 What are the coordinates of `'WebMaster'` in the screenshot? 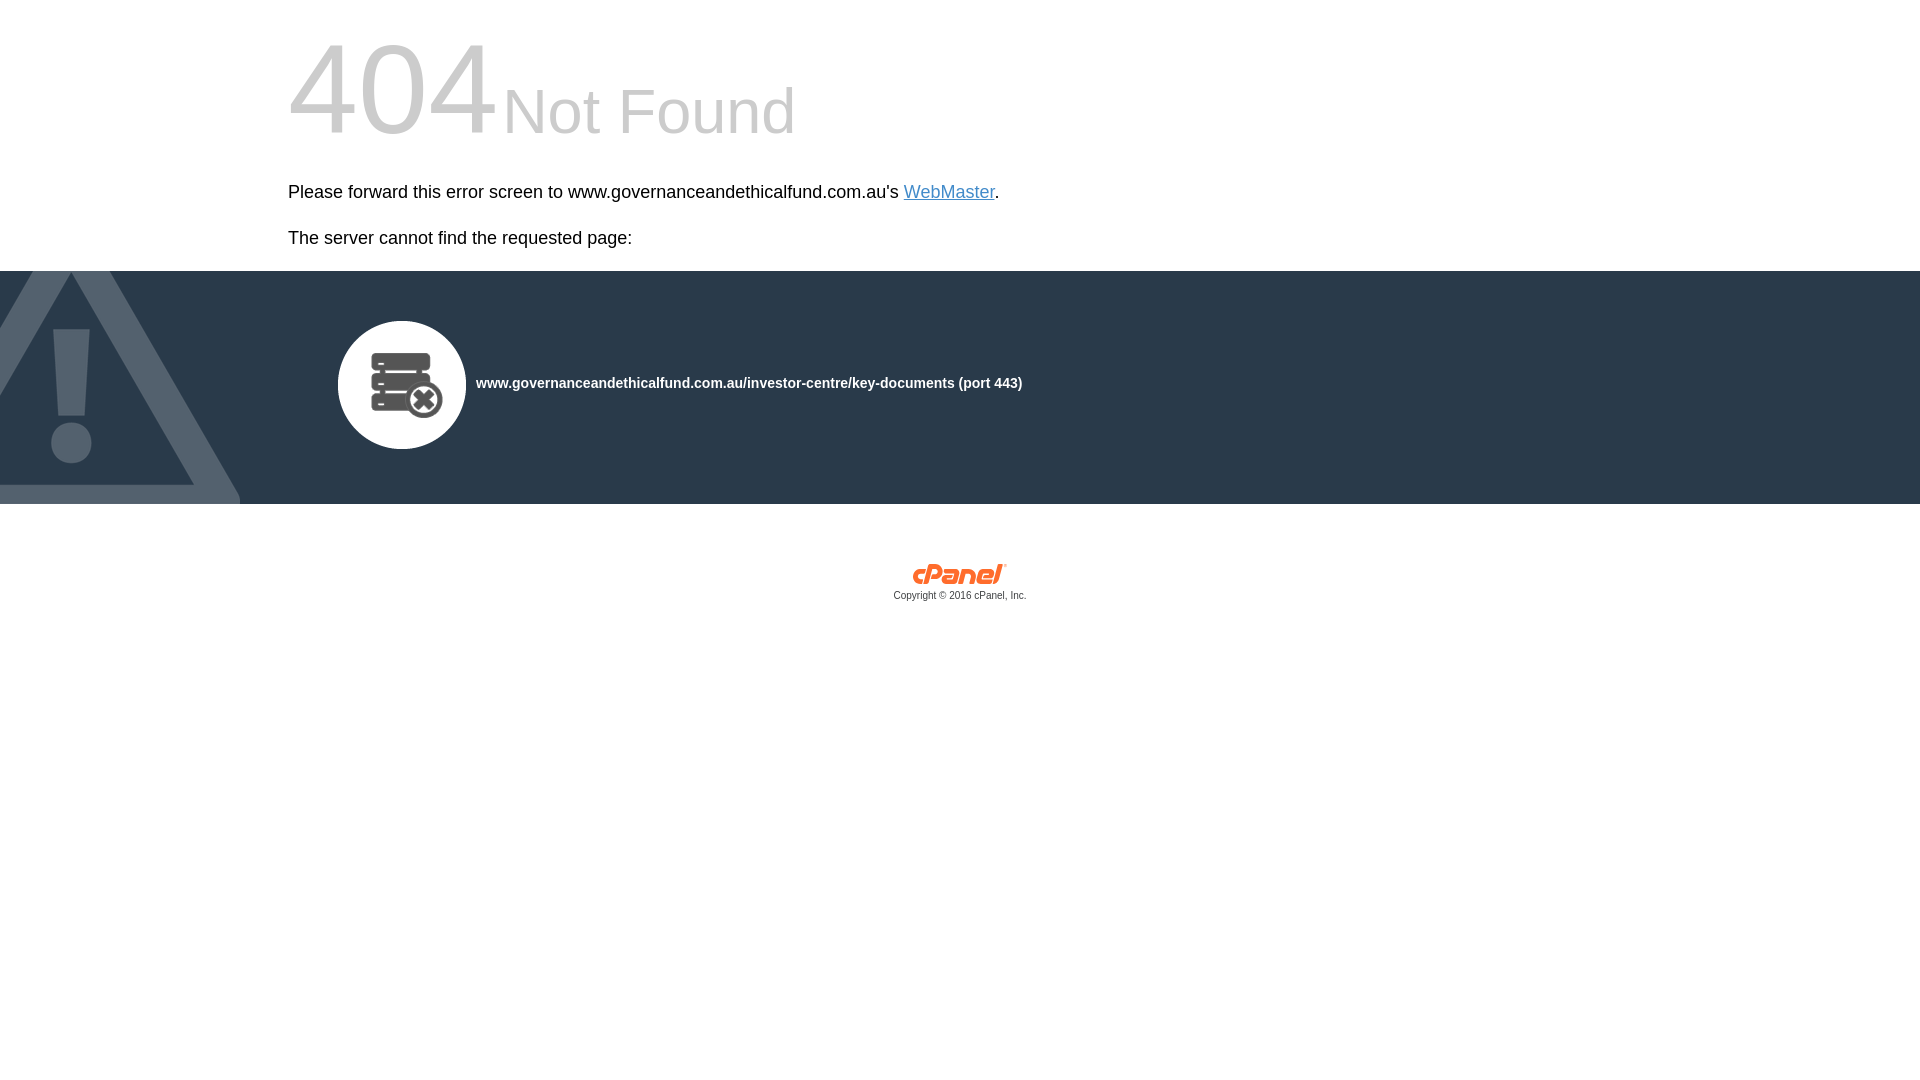 It's located at (948, 192).